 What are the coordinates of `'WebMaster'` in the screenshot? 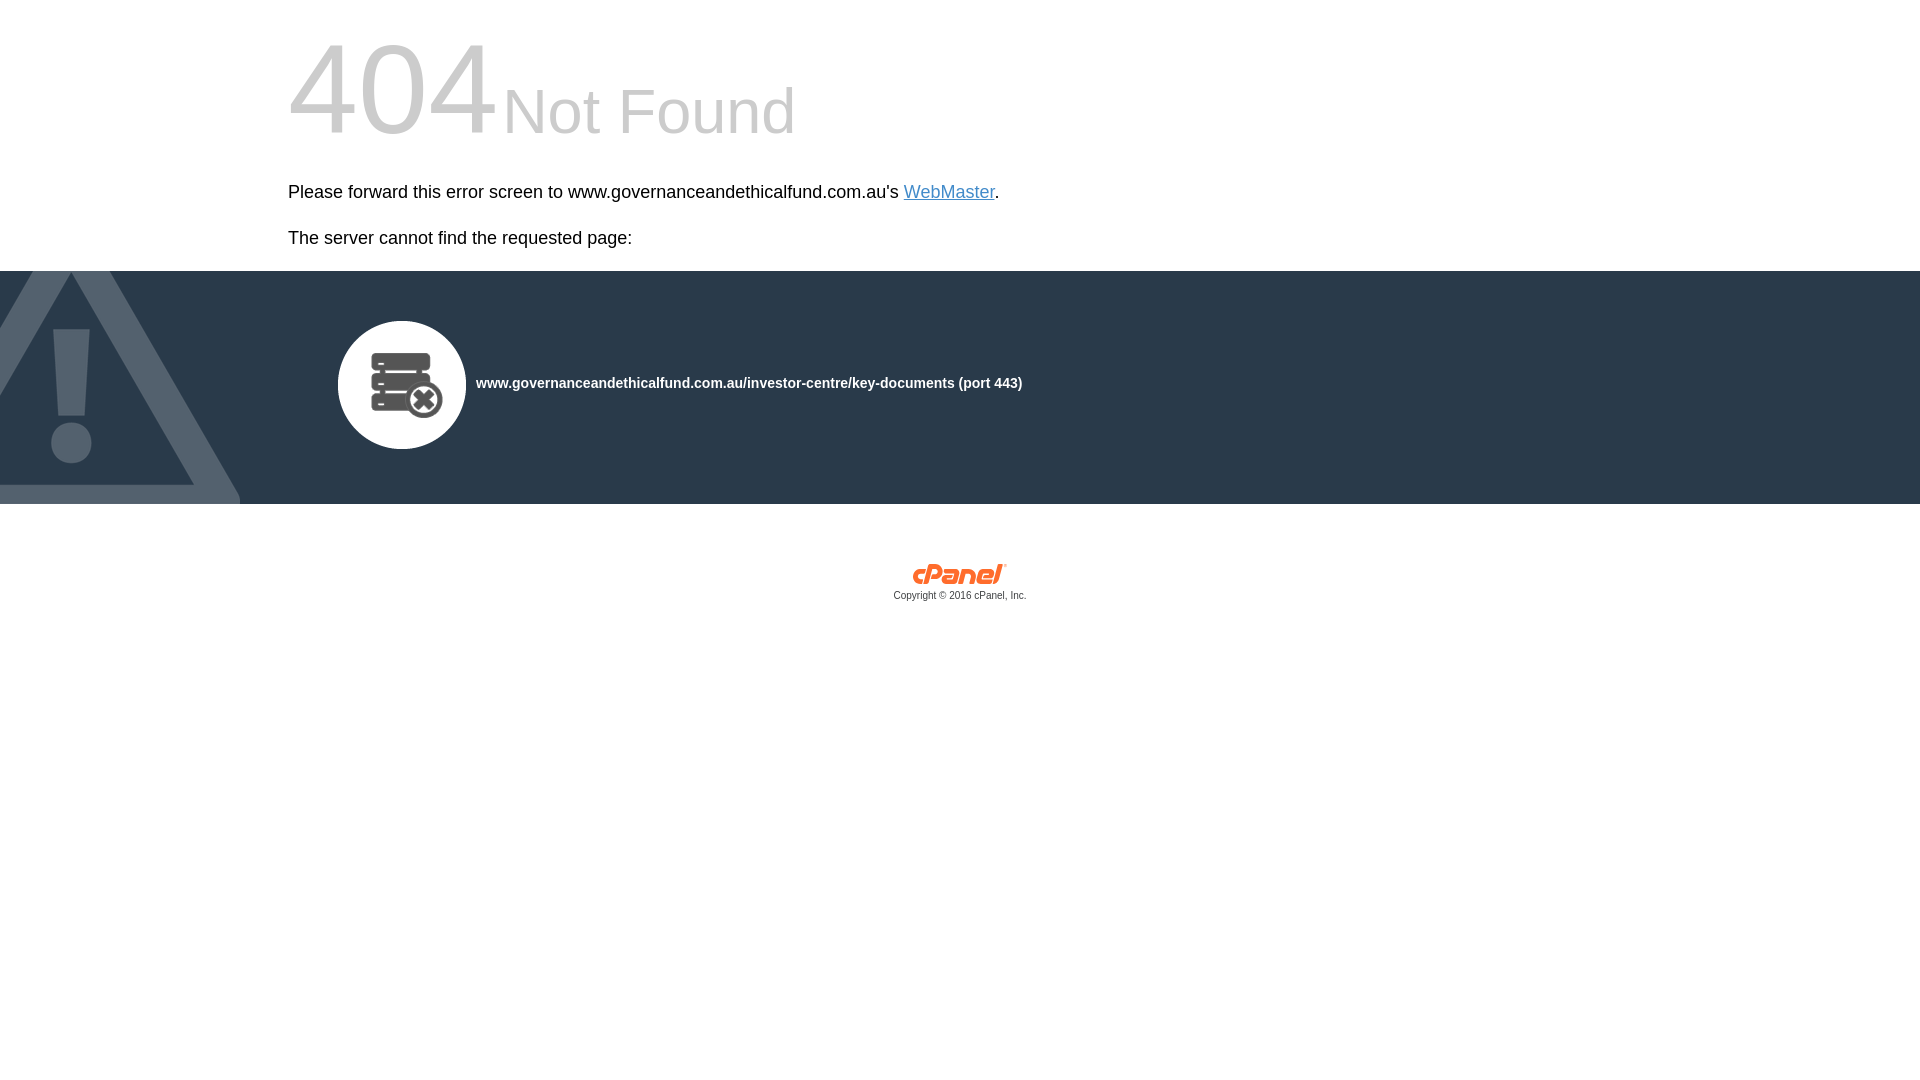 It's located at (948, 192).